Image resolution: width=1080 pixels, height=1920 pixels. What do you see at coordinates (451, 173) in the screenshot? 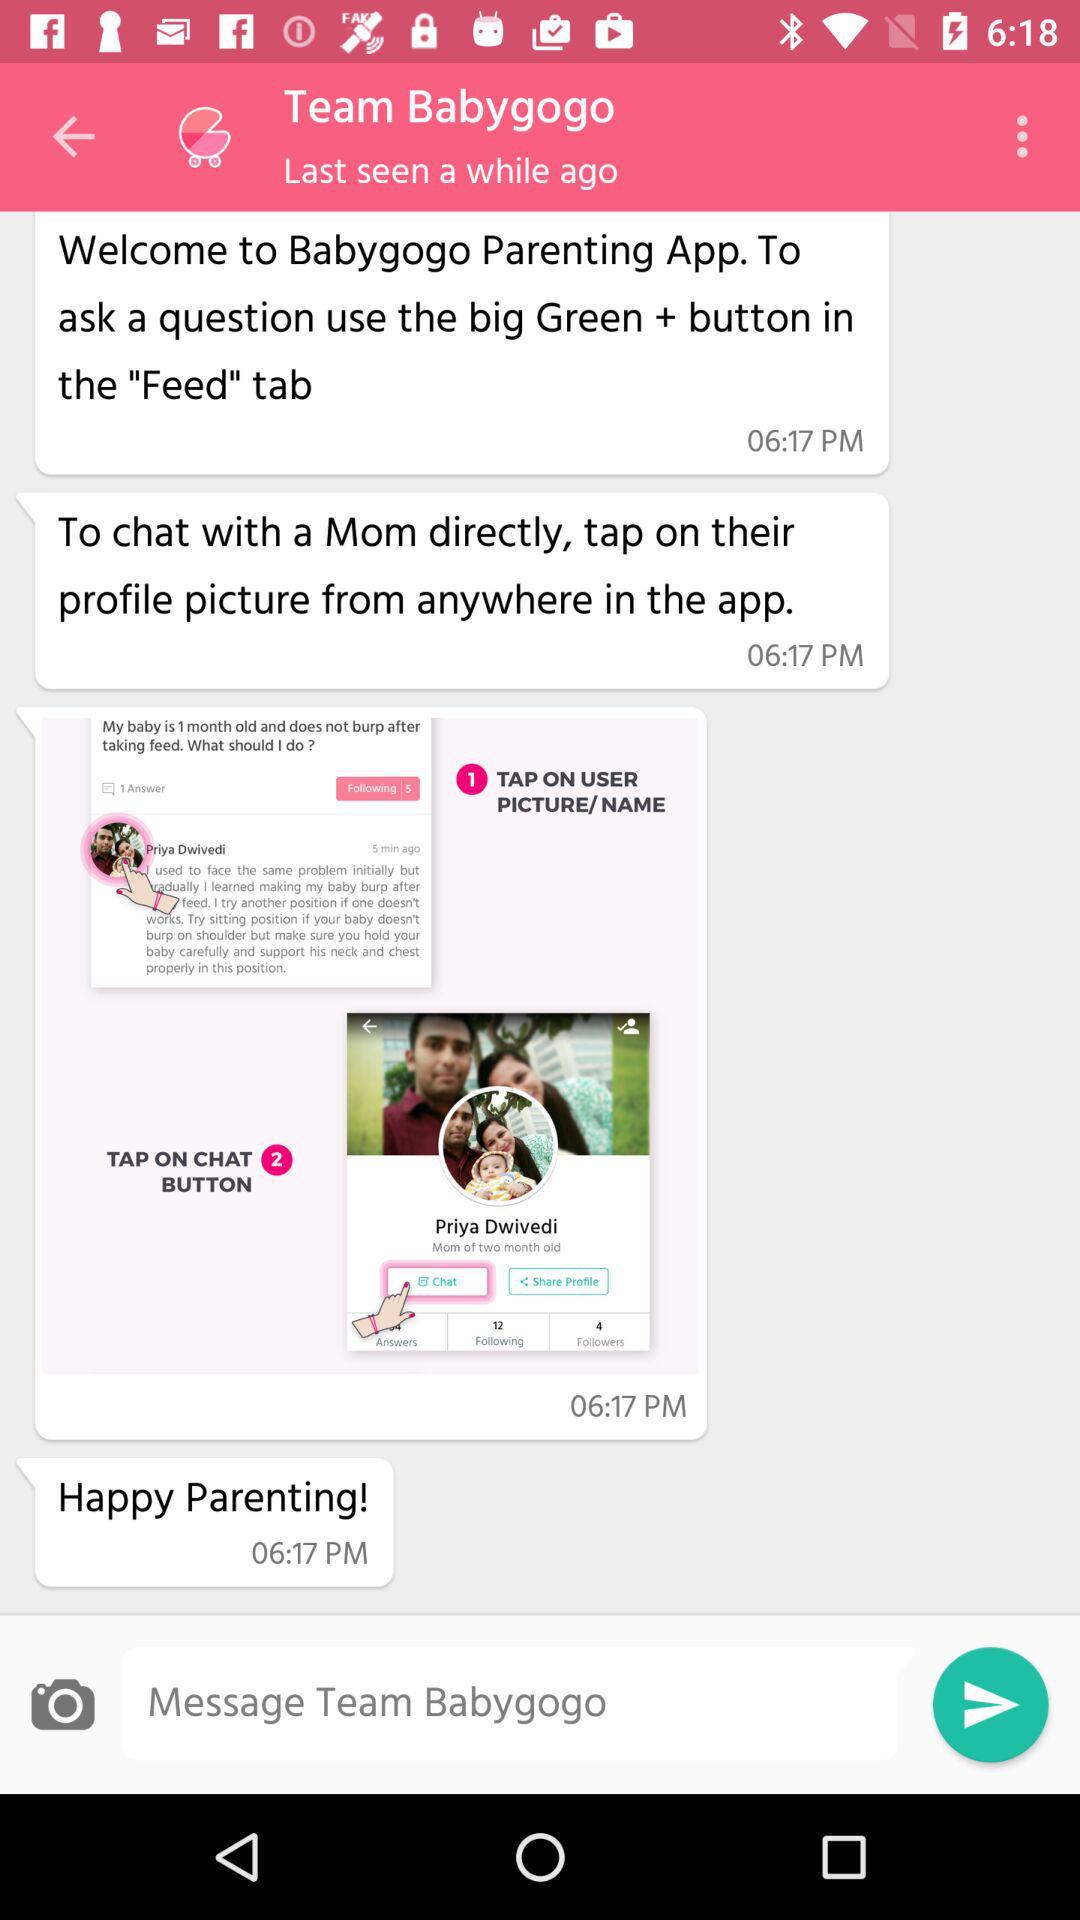
I see `the item below the team babygogo` at bounding box center [451, 173].